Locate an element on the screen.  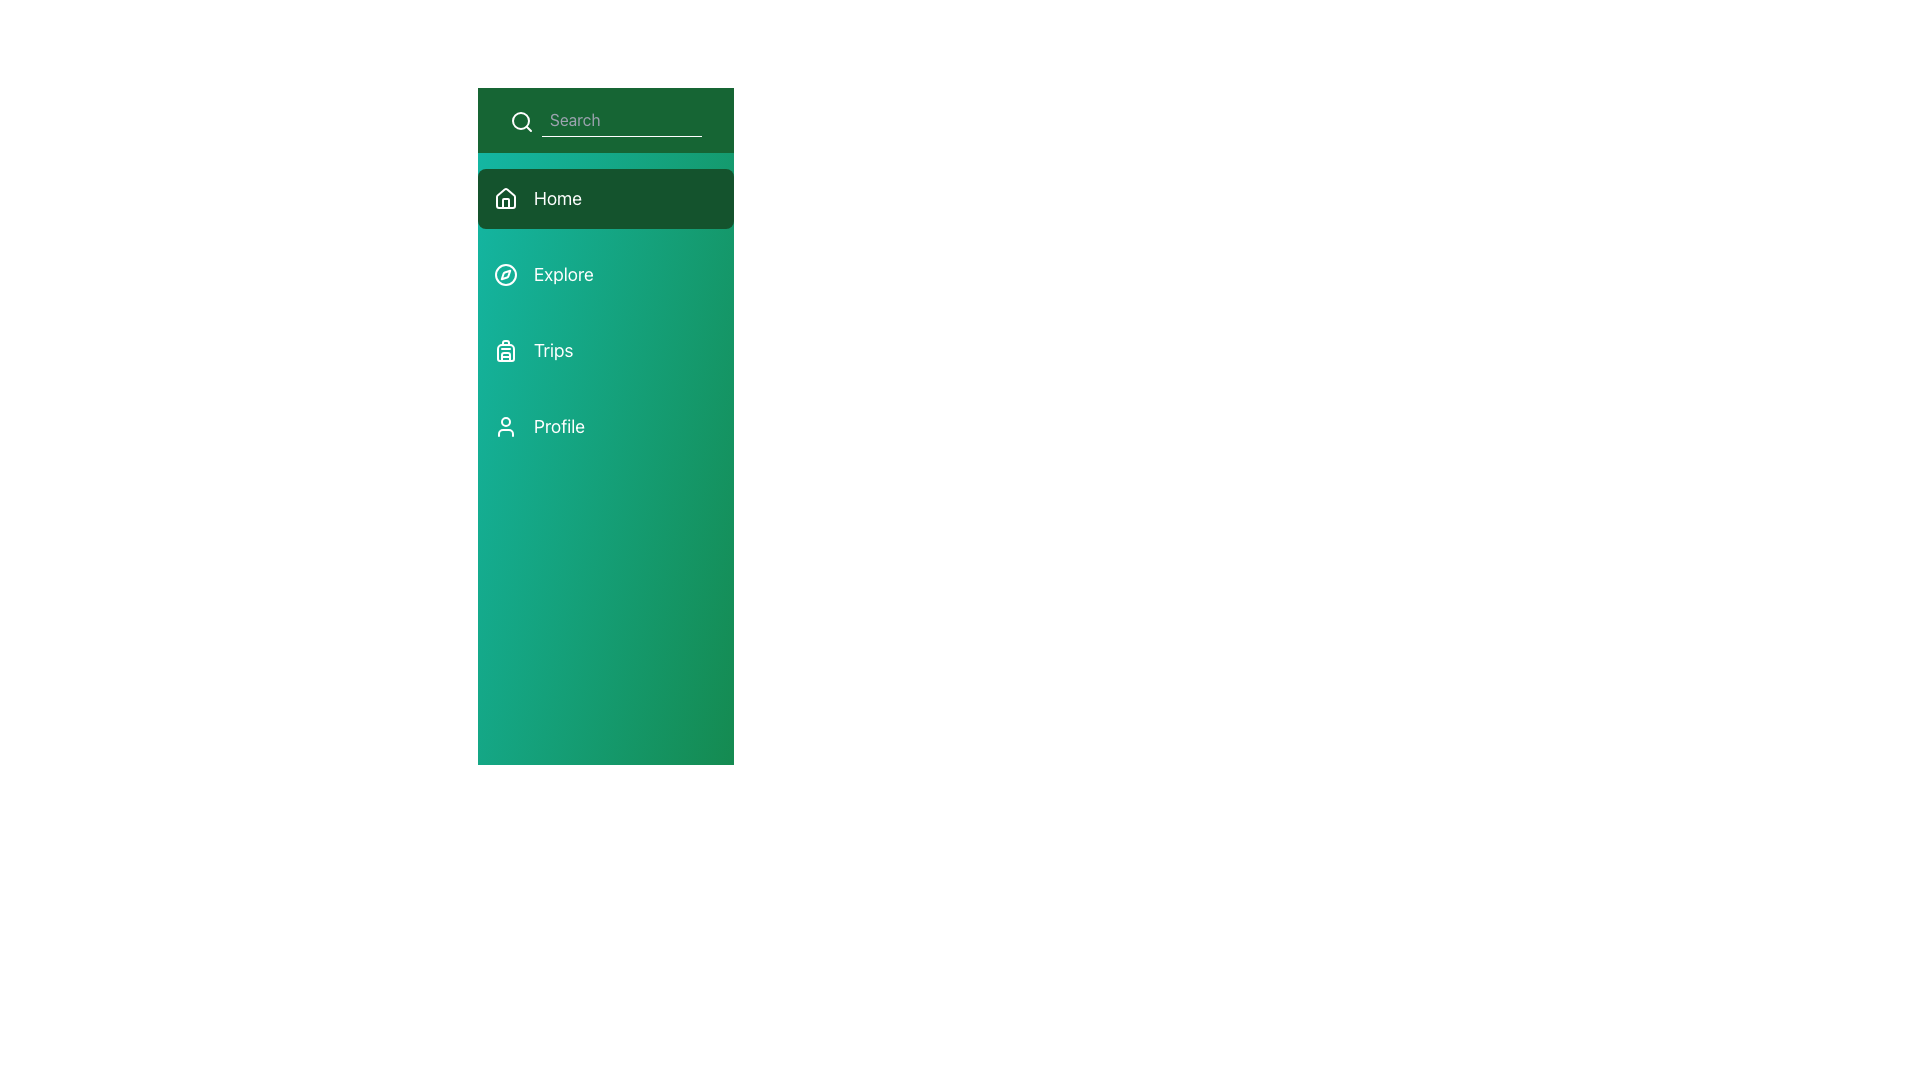
the 'Explore' button, which is the second button in a vertical list is located at coordinates (604, 274).